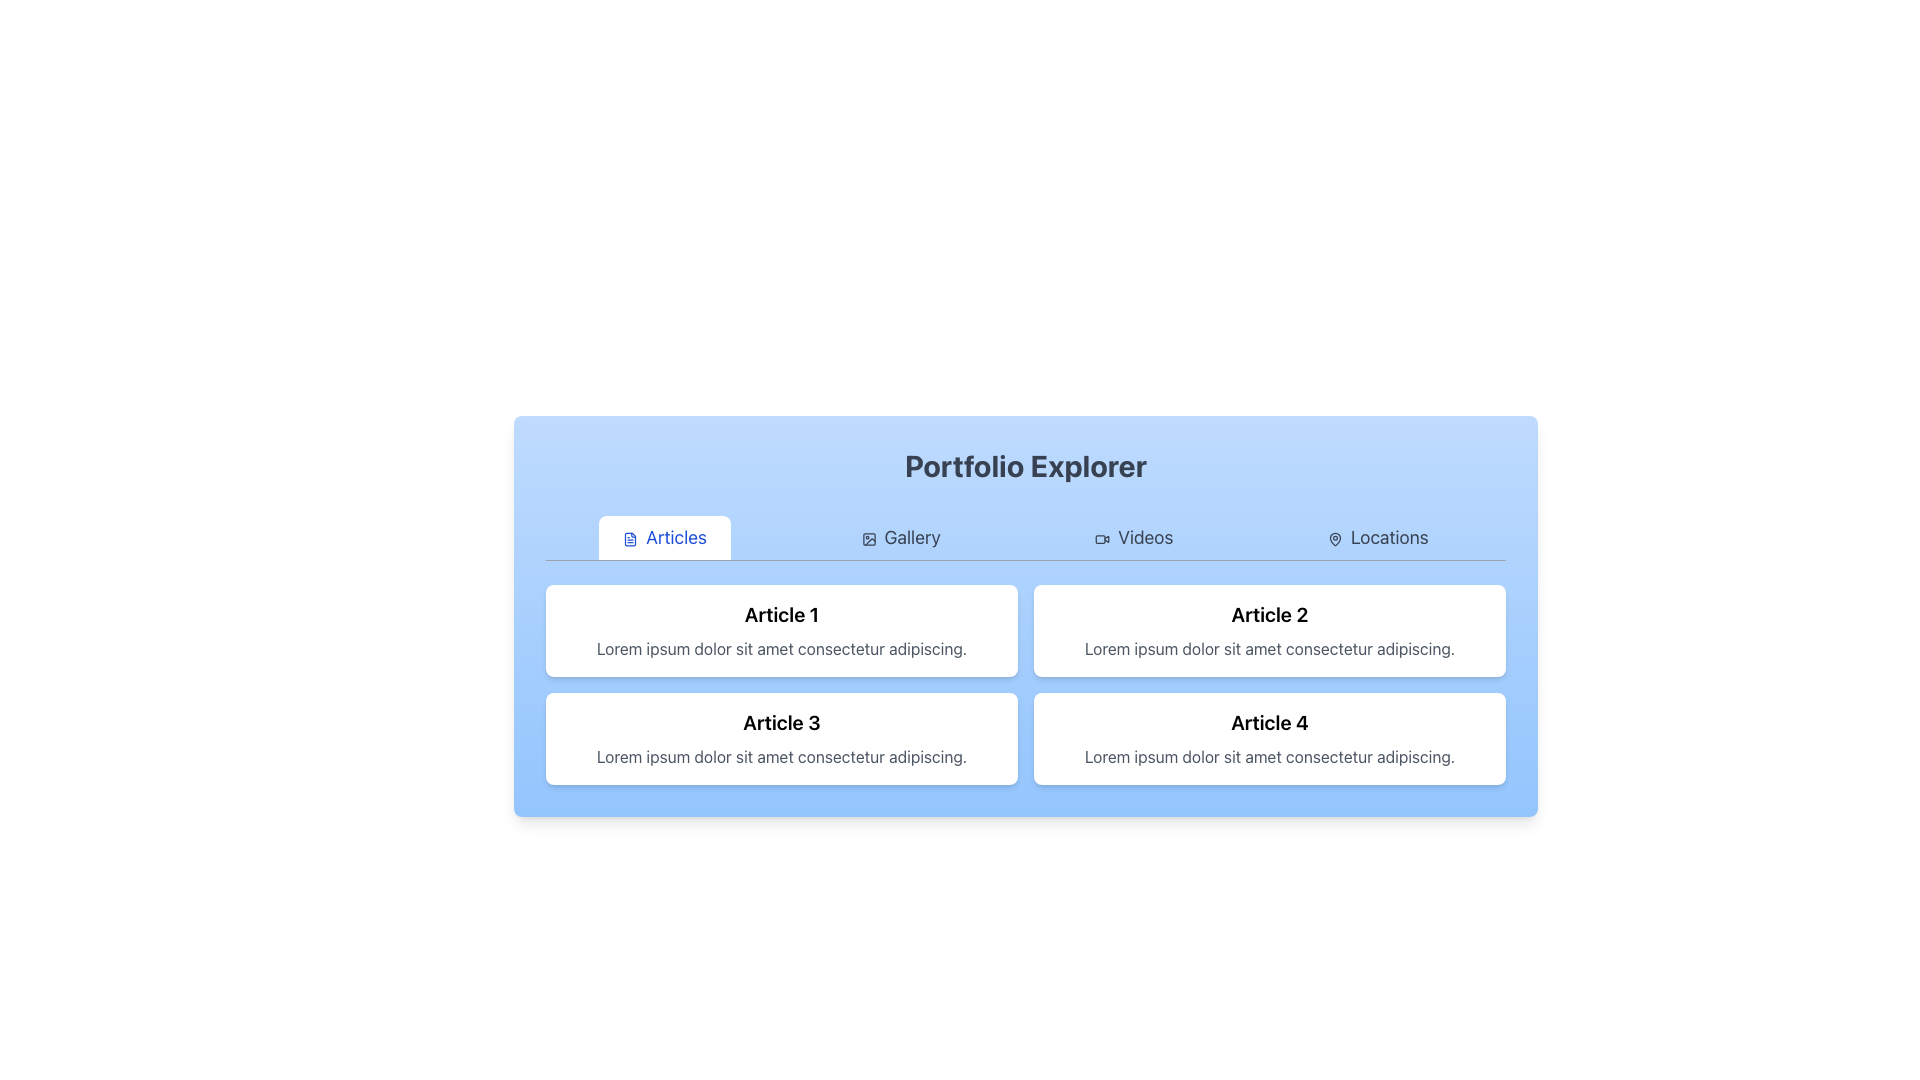  I want to click on the map pin icon representing the 'Locations' tab in the Portfolio Explorer interface, so click(1334, 538).